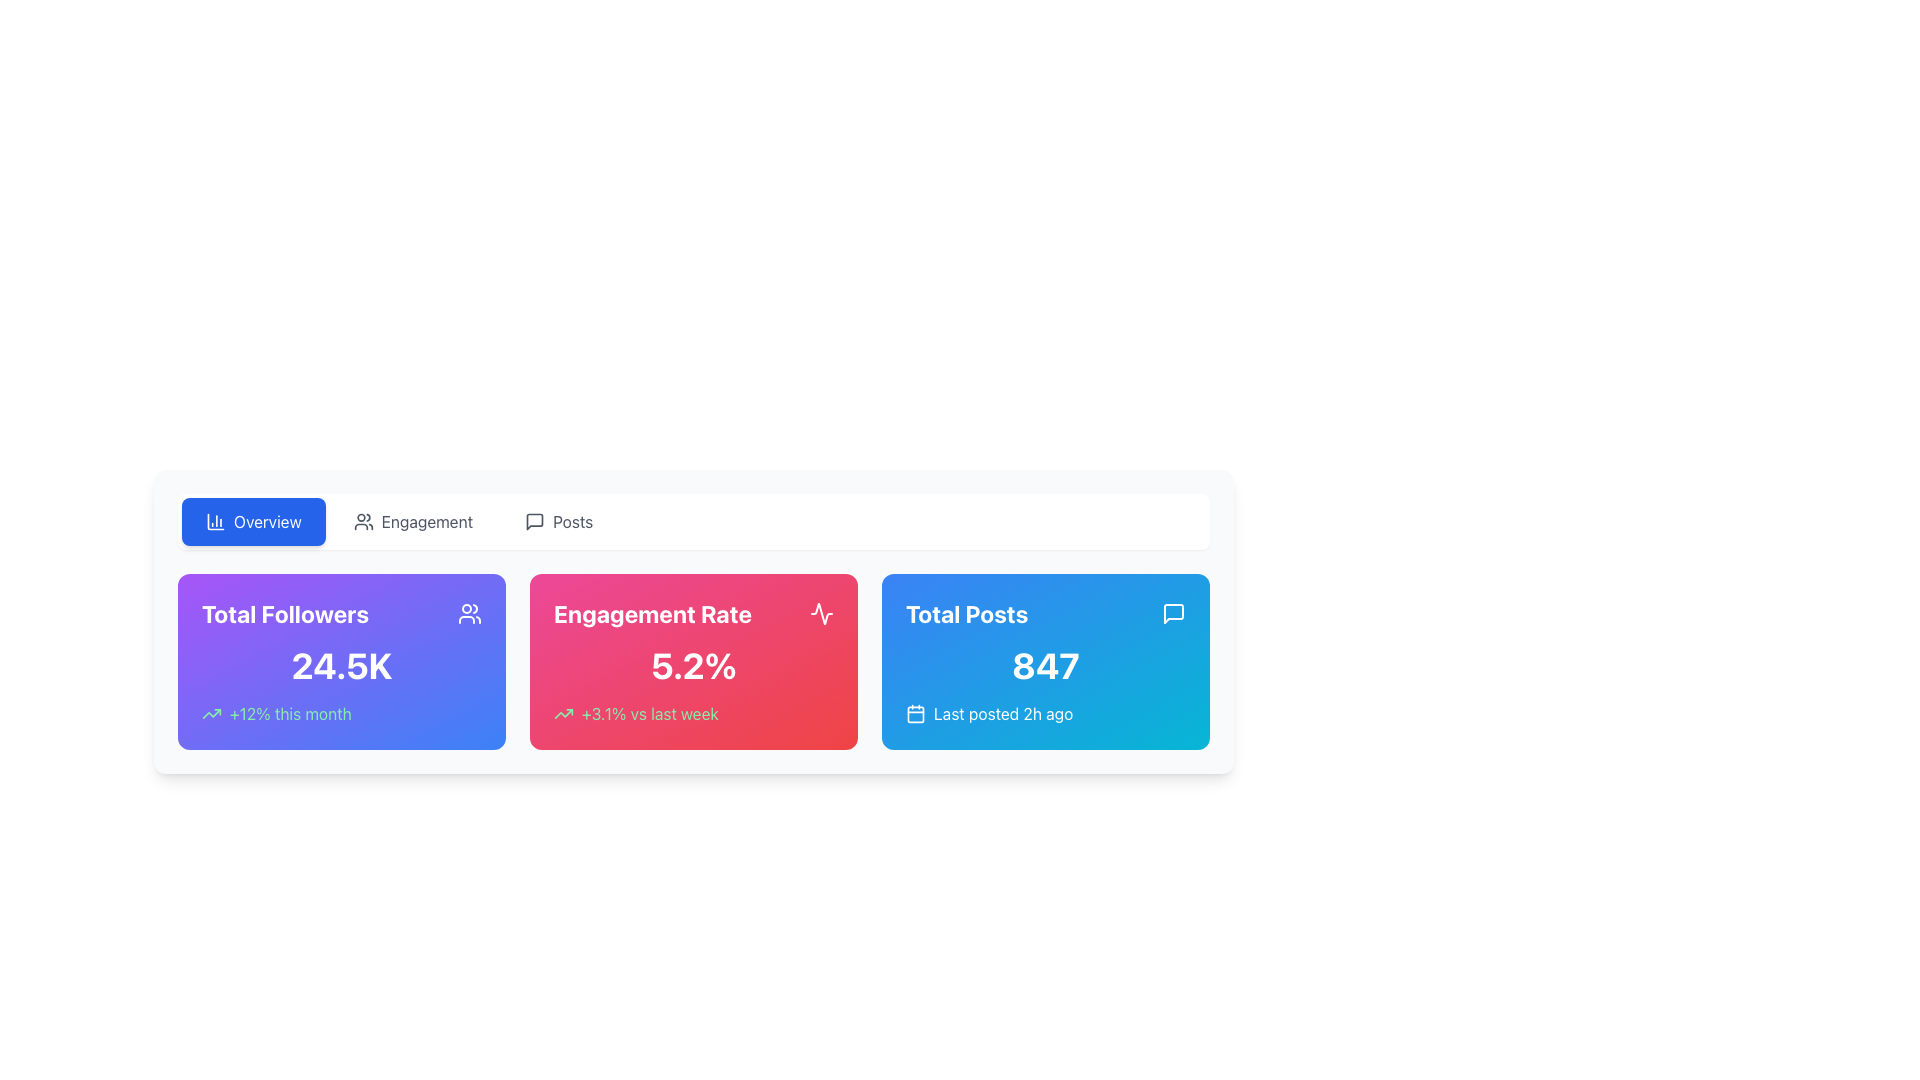 This screenshot has width=1920, height=1080. I want to click on the meaning of the label that serves as a header for the section titled 'Total Followers', positioned above the numerical display, so click(341, 612).